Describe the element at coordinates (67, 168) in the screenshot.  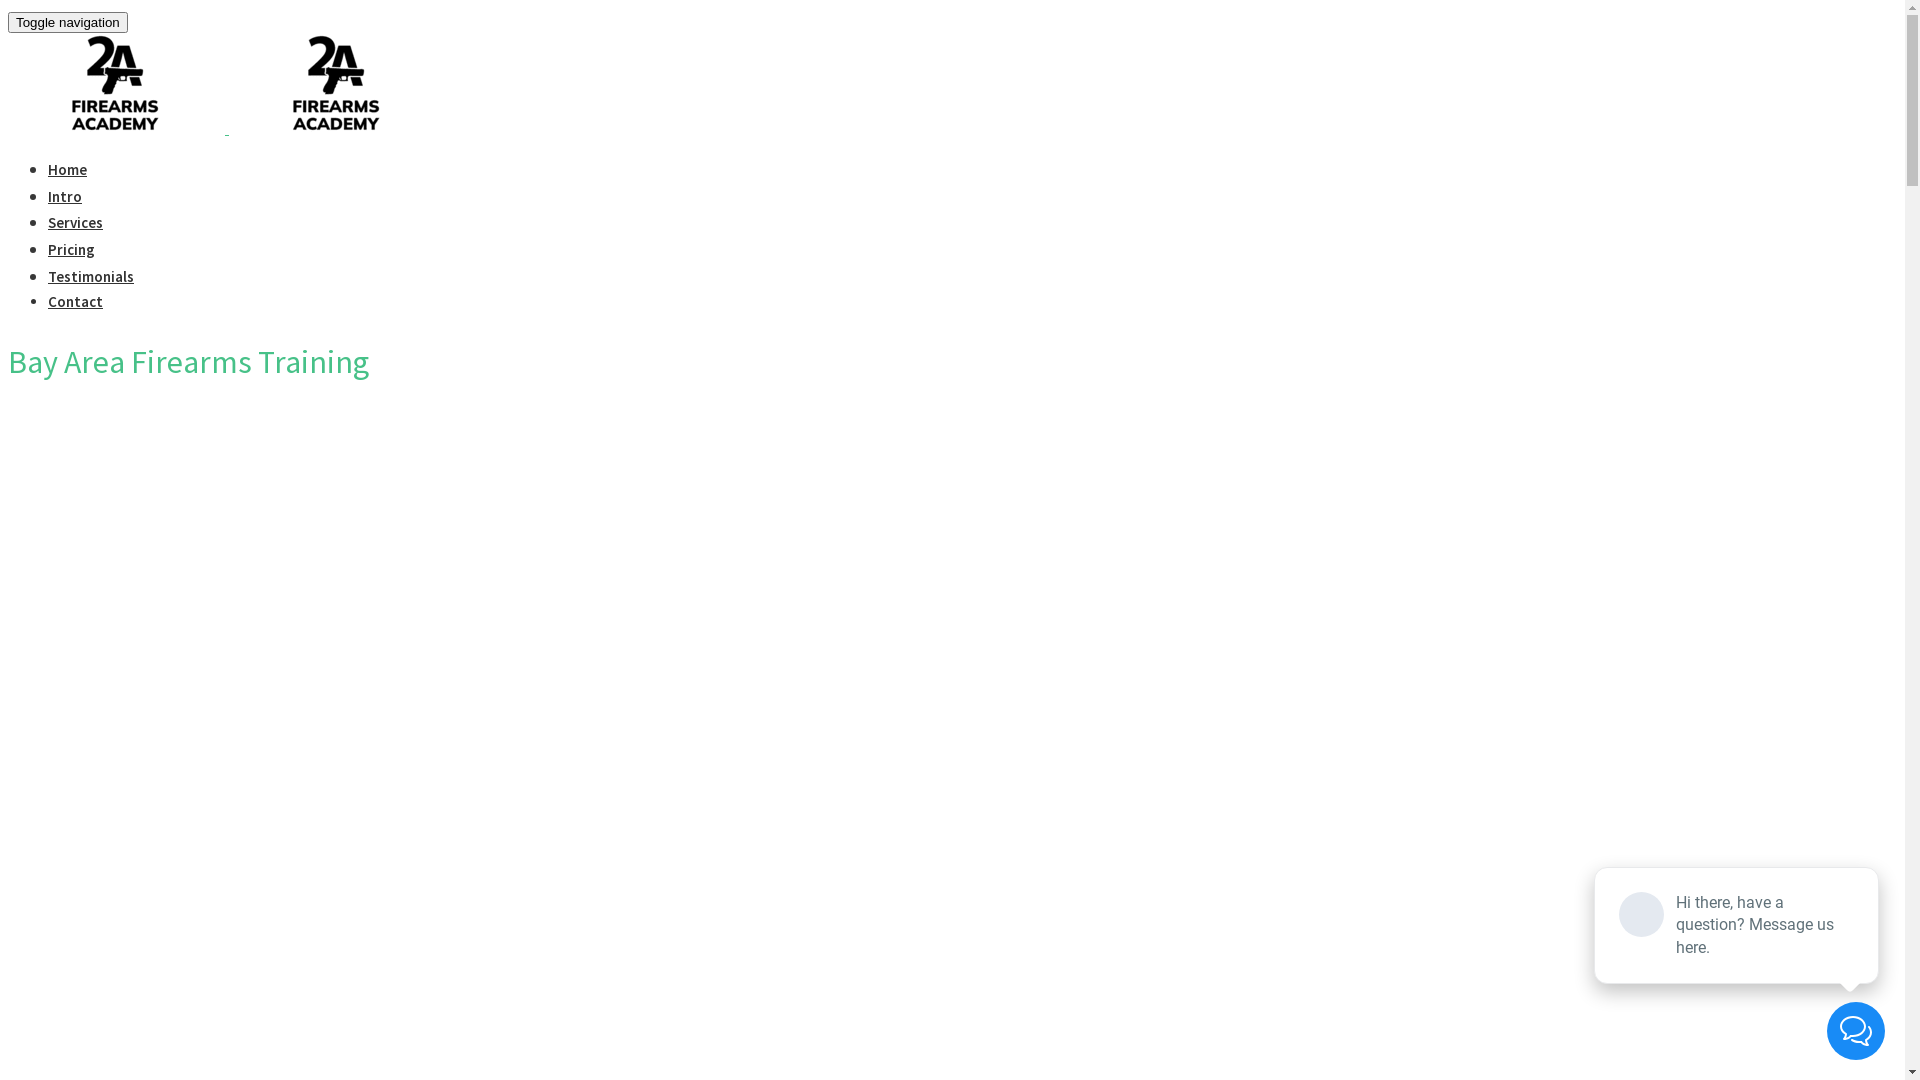
I see `'Home'` at that location.